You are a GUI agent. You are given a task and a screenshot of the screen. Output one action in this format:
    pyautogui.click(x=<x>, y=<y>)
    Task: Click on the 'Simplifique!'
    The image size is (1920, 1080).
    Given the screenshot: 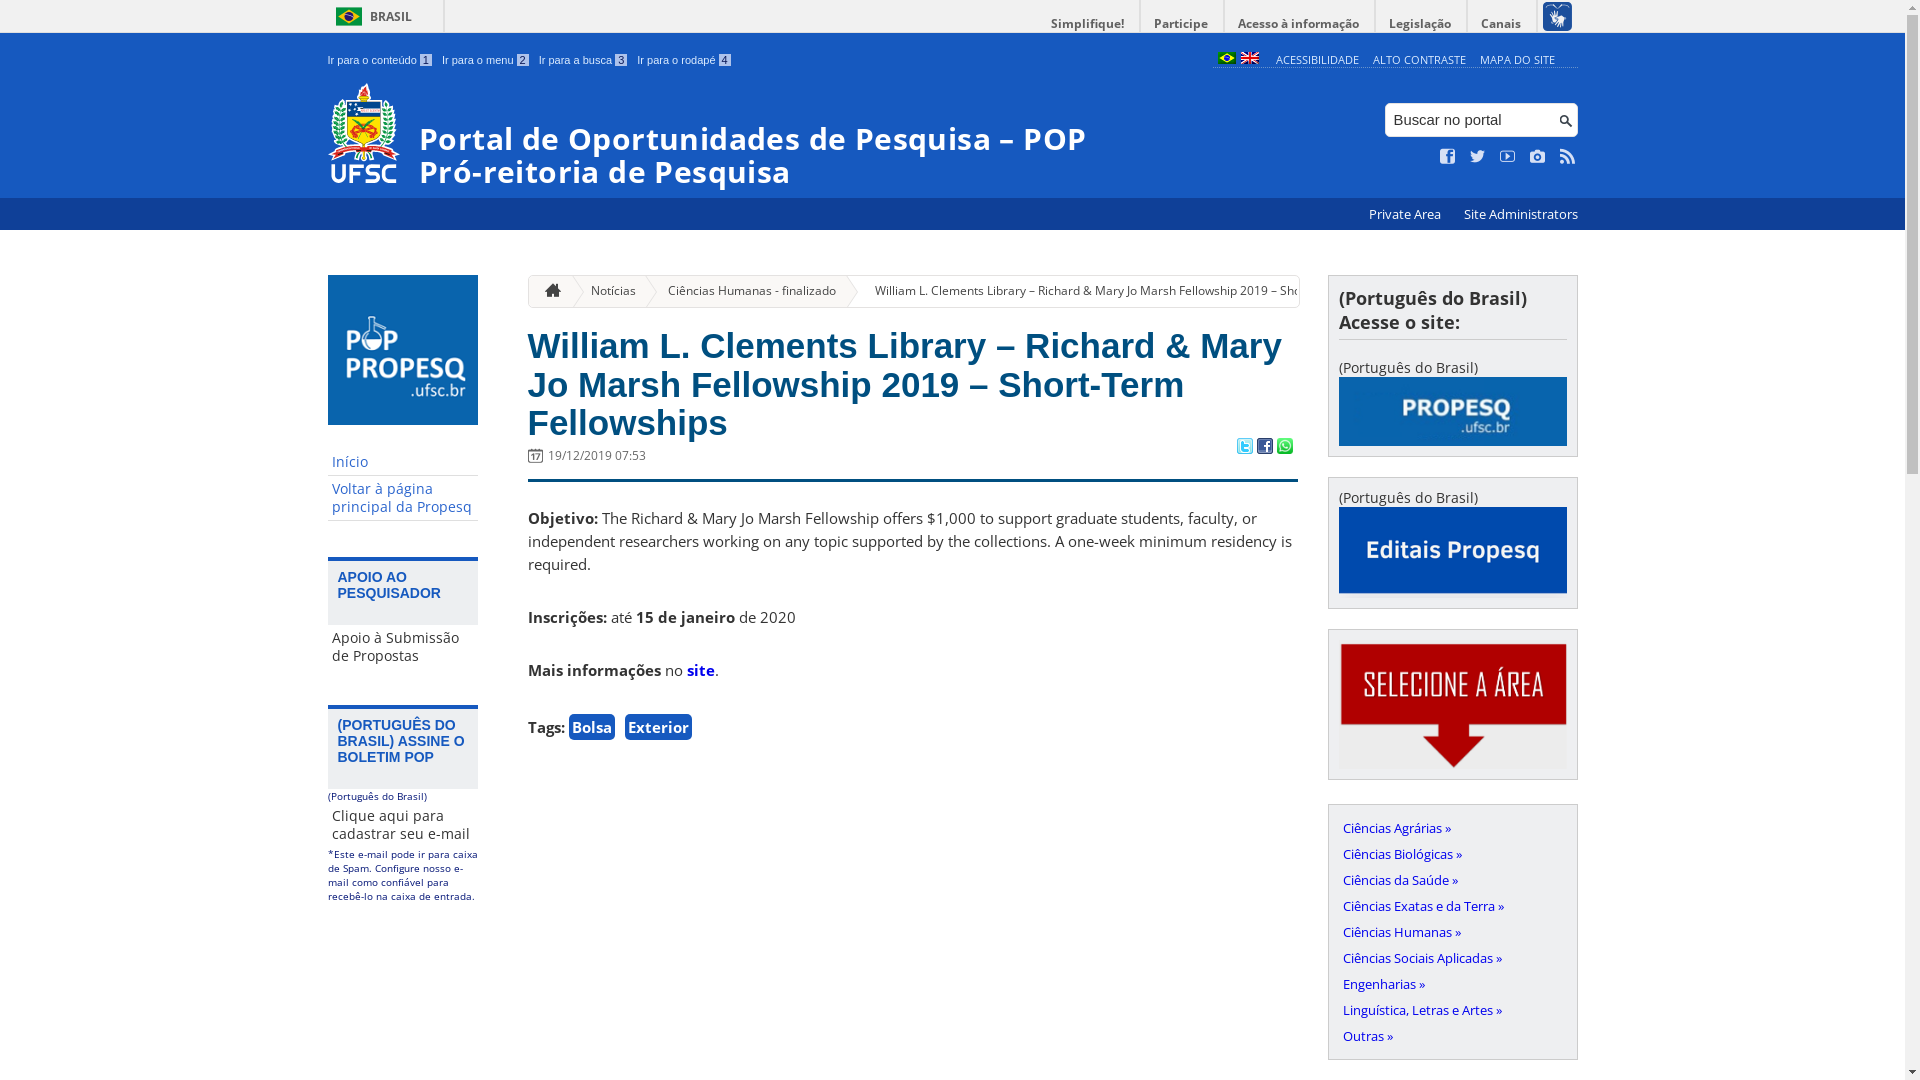 What is the action you would take?
    pyautogui.click(x=1087, y=23)
    